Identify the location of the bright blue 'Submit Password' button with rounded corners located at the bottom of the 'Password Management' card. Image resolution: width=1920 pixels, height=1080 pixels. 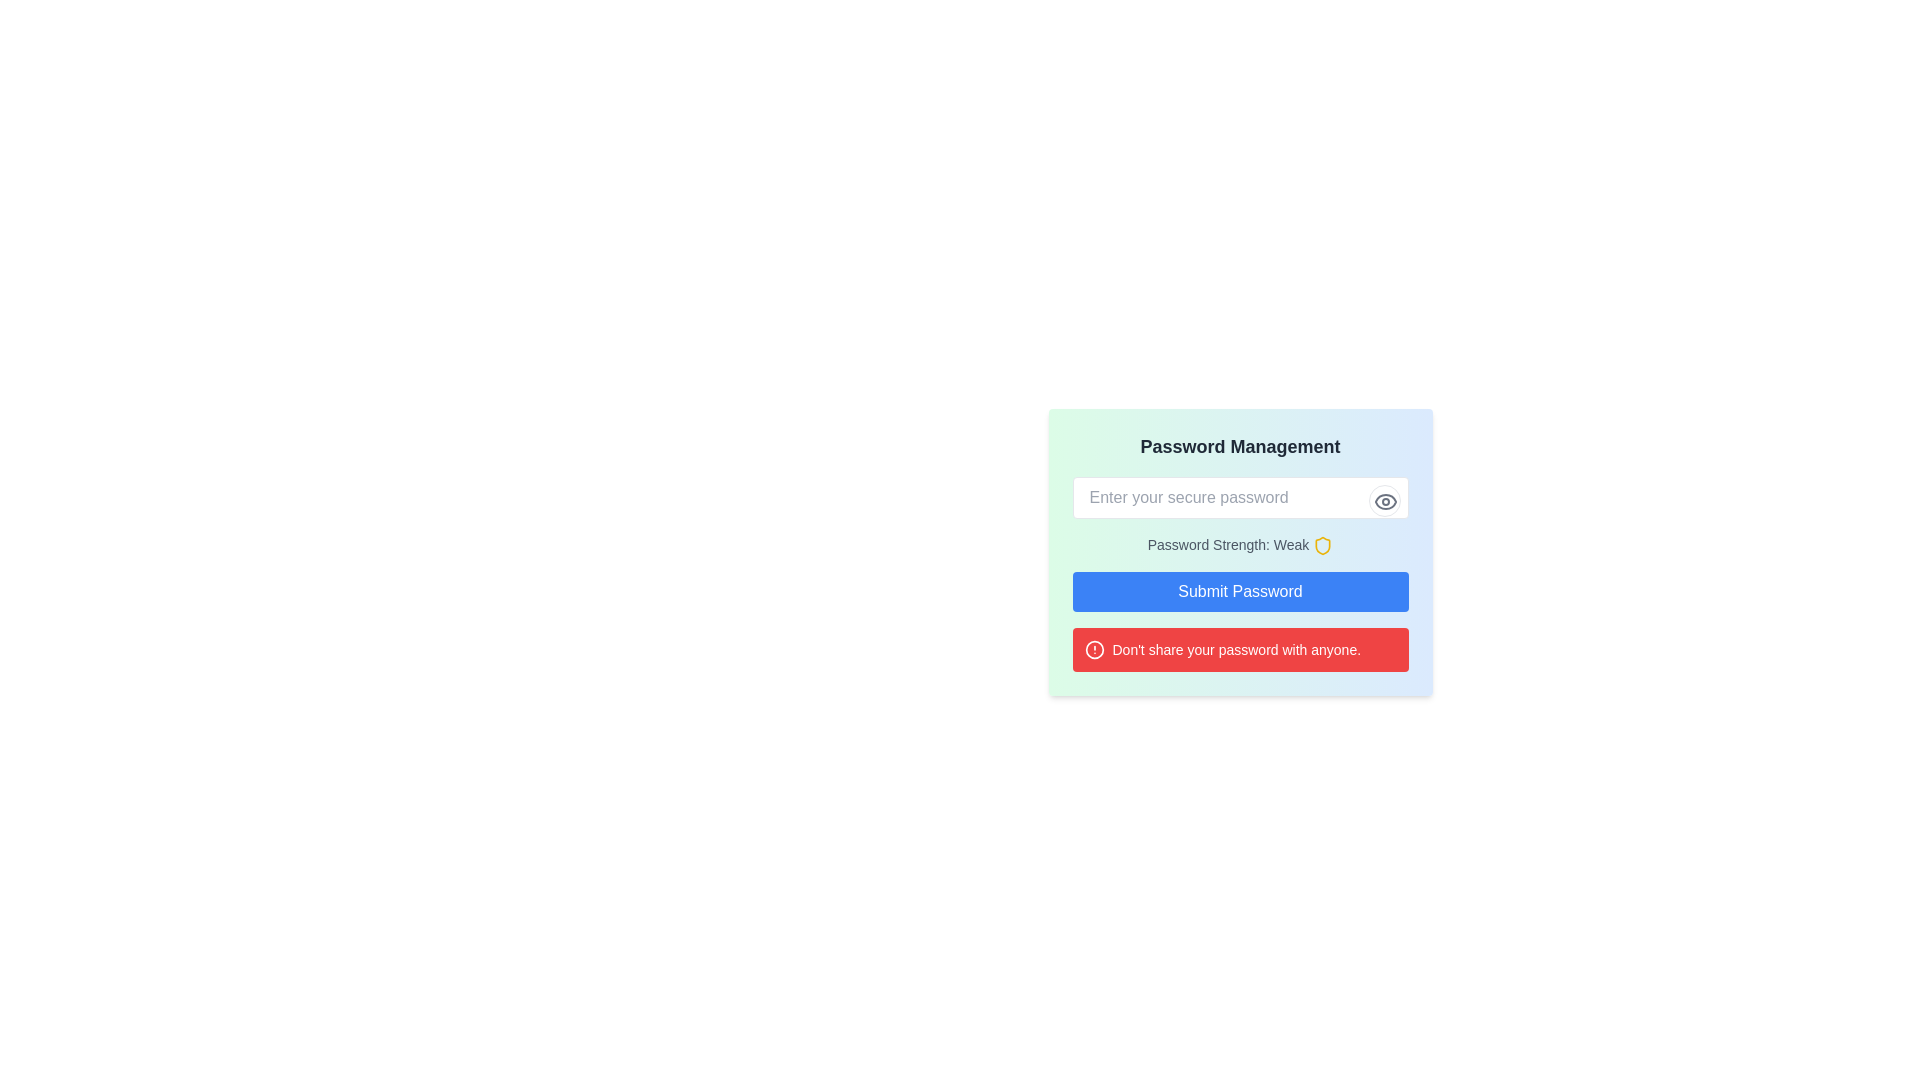
(1239, 591).